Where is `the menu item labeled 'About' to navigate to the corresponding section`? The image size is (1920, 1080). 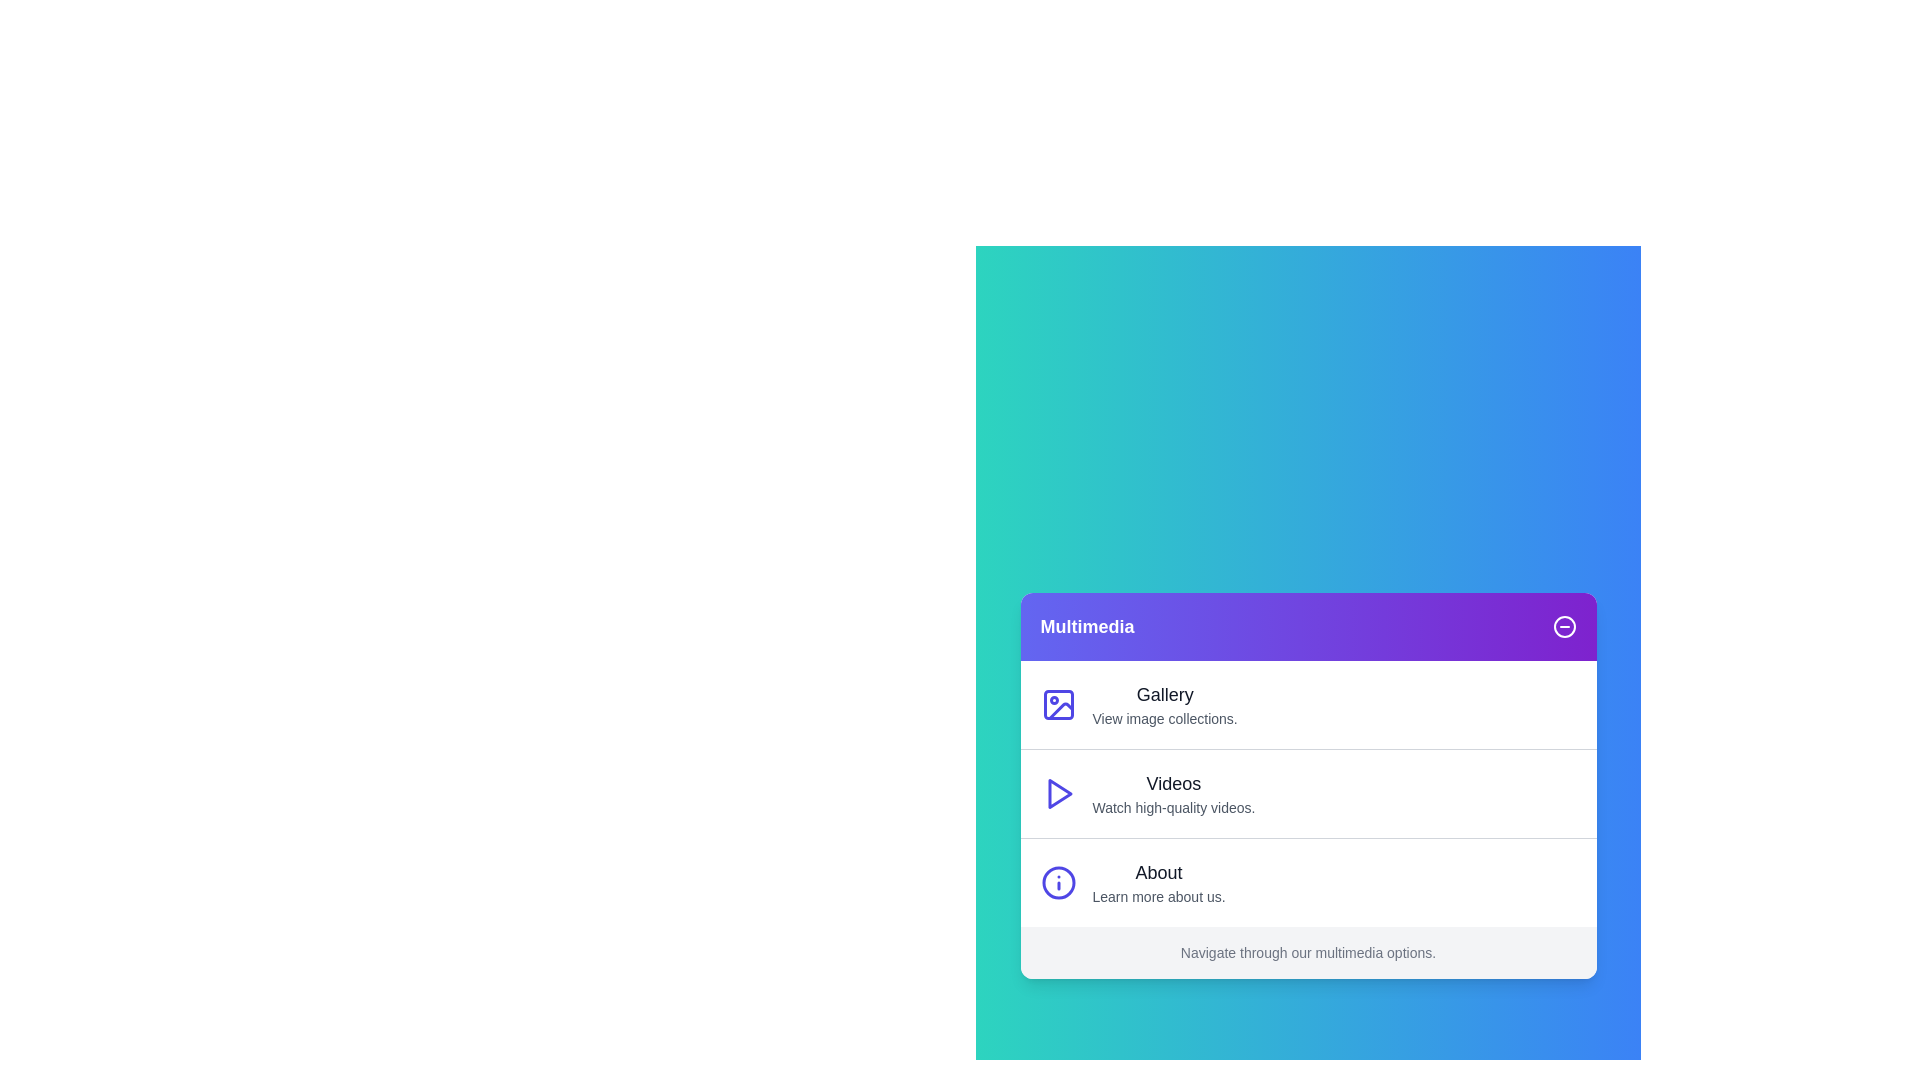 the menu item labeled 'About' to navigate to the corresponding section is located at coordinates (1308, 881).